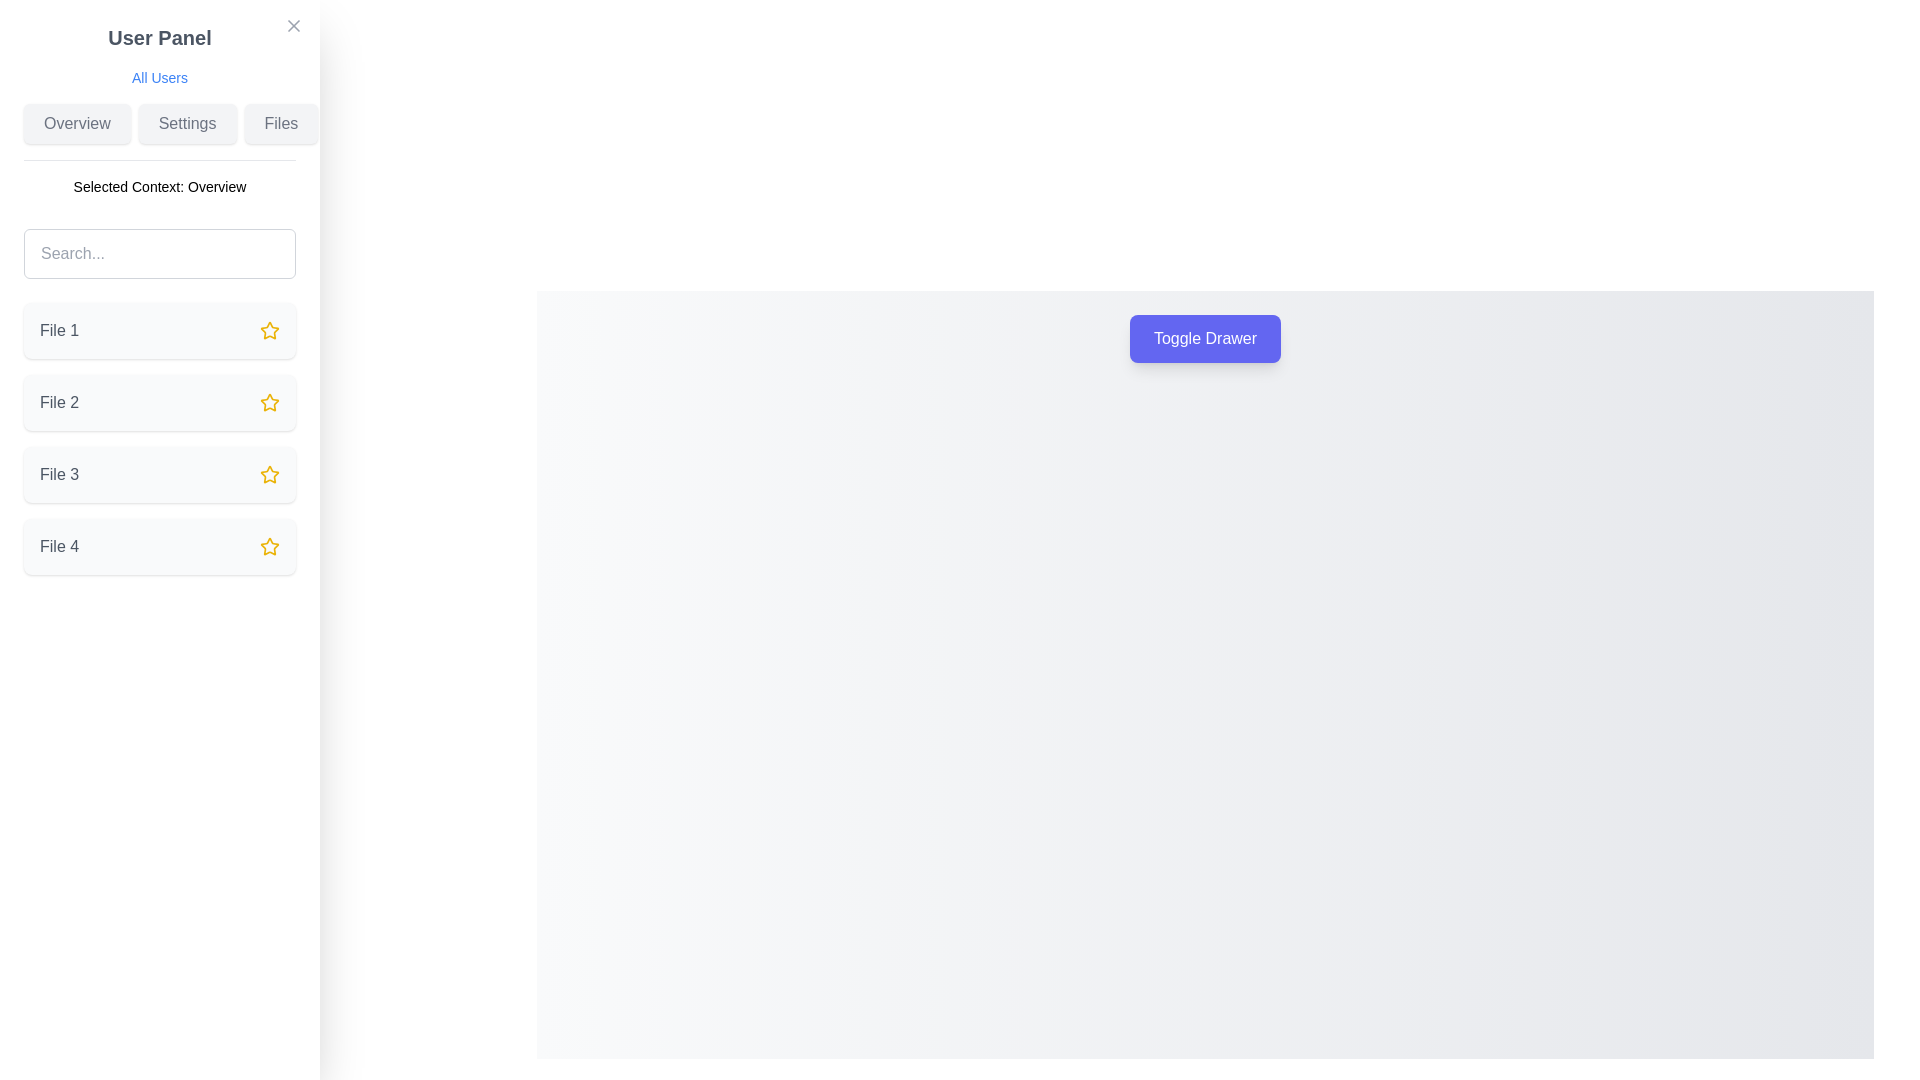 This screenshot has width=1920, height=1080. What do you see at coordinates (77, 123) in the screenshot?
I see `the leftmost button labeled 'Overview' in the top row of the left sidebar` at bounding box center [77, 123].